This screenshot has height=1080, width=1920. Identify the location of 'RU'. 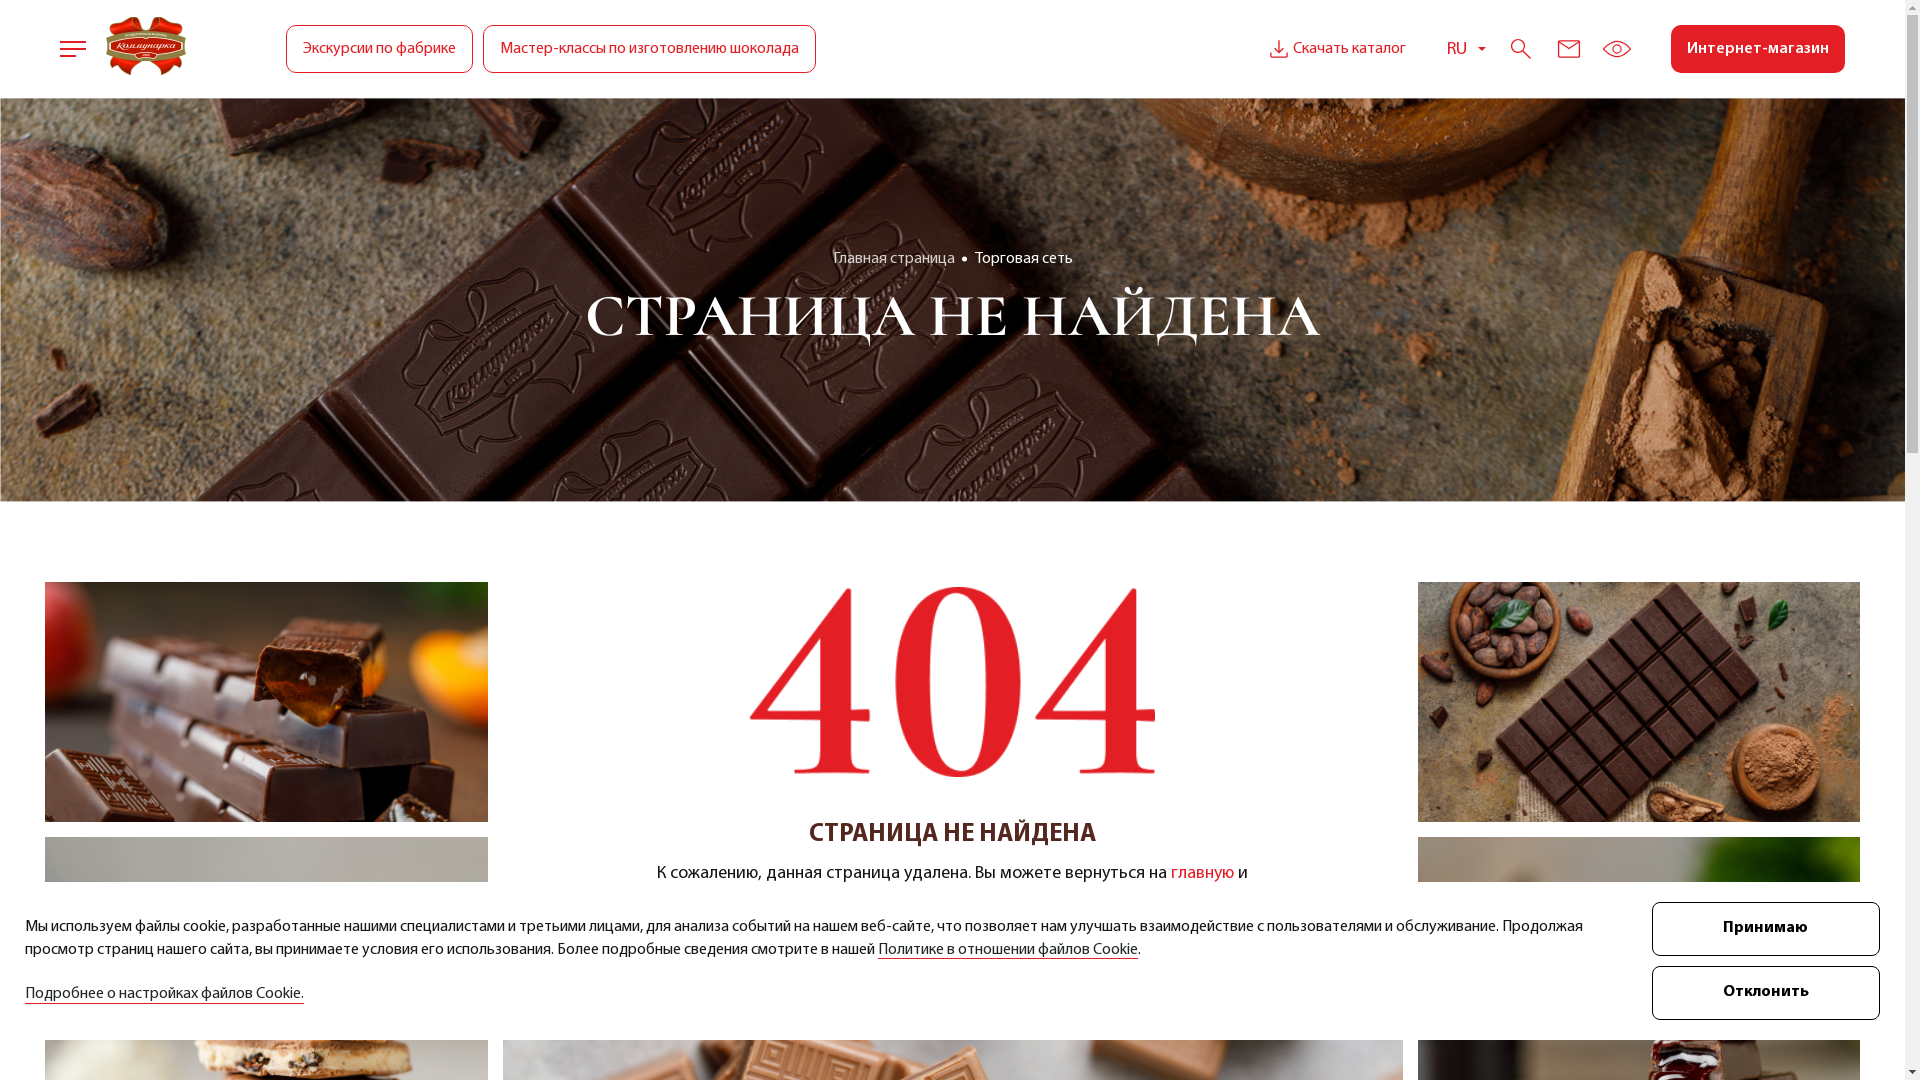
(1466, 48).